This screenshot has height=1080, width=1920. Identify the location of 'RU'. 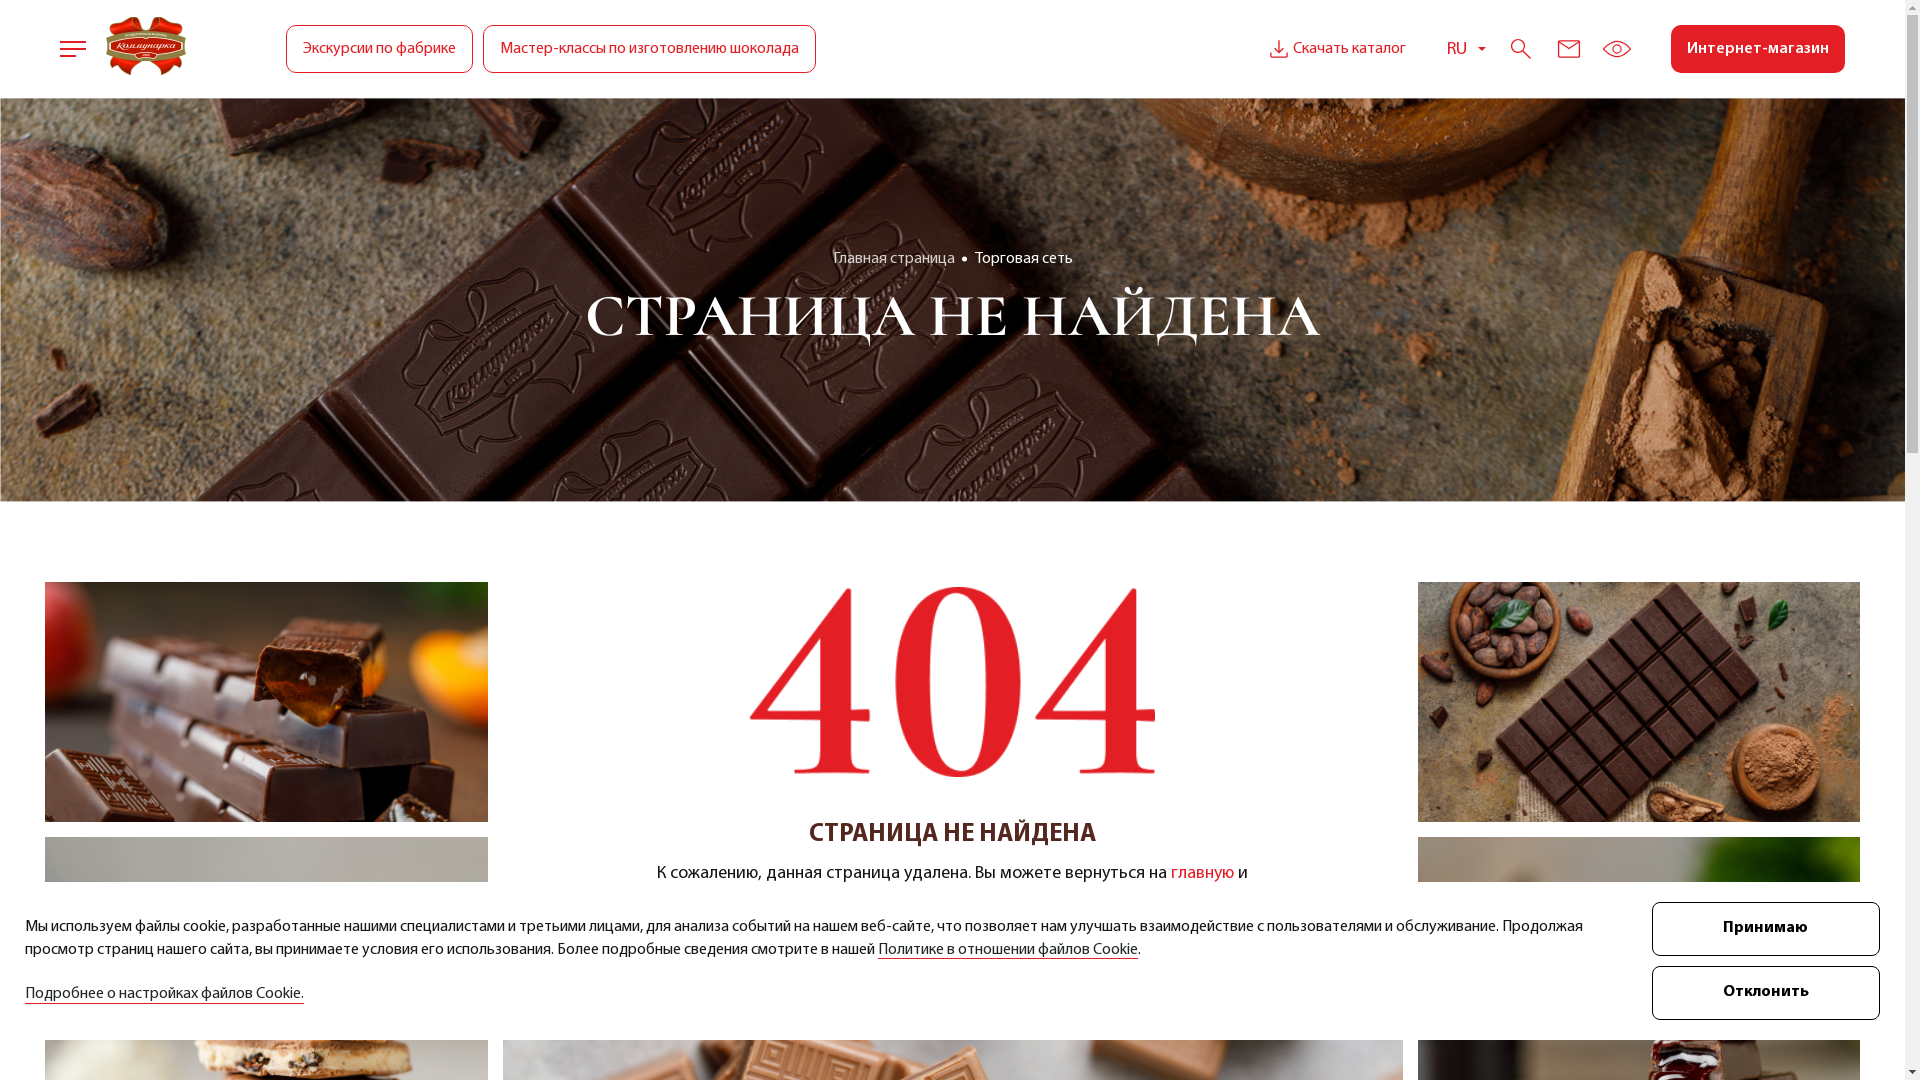
(1466, 48).